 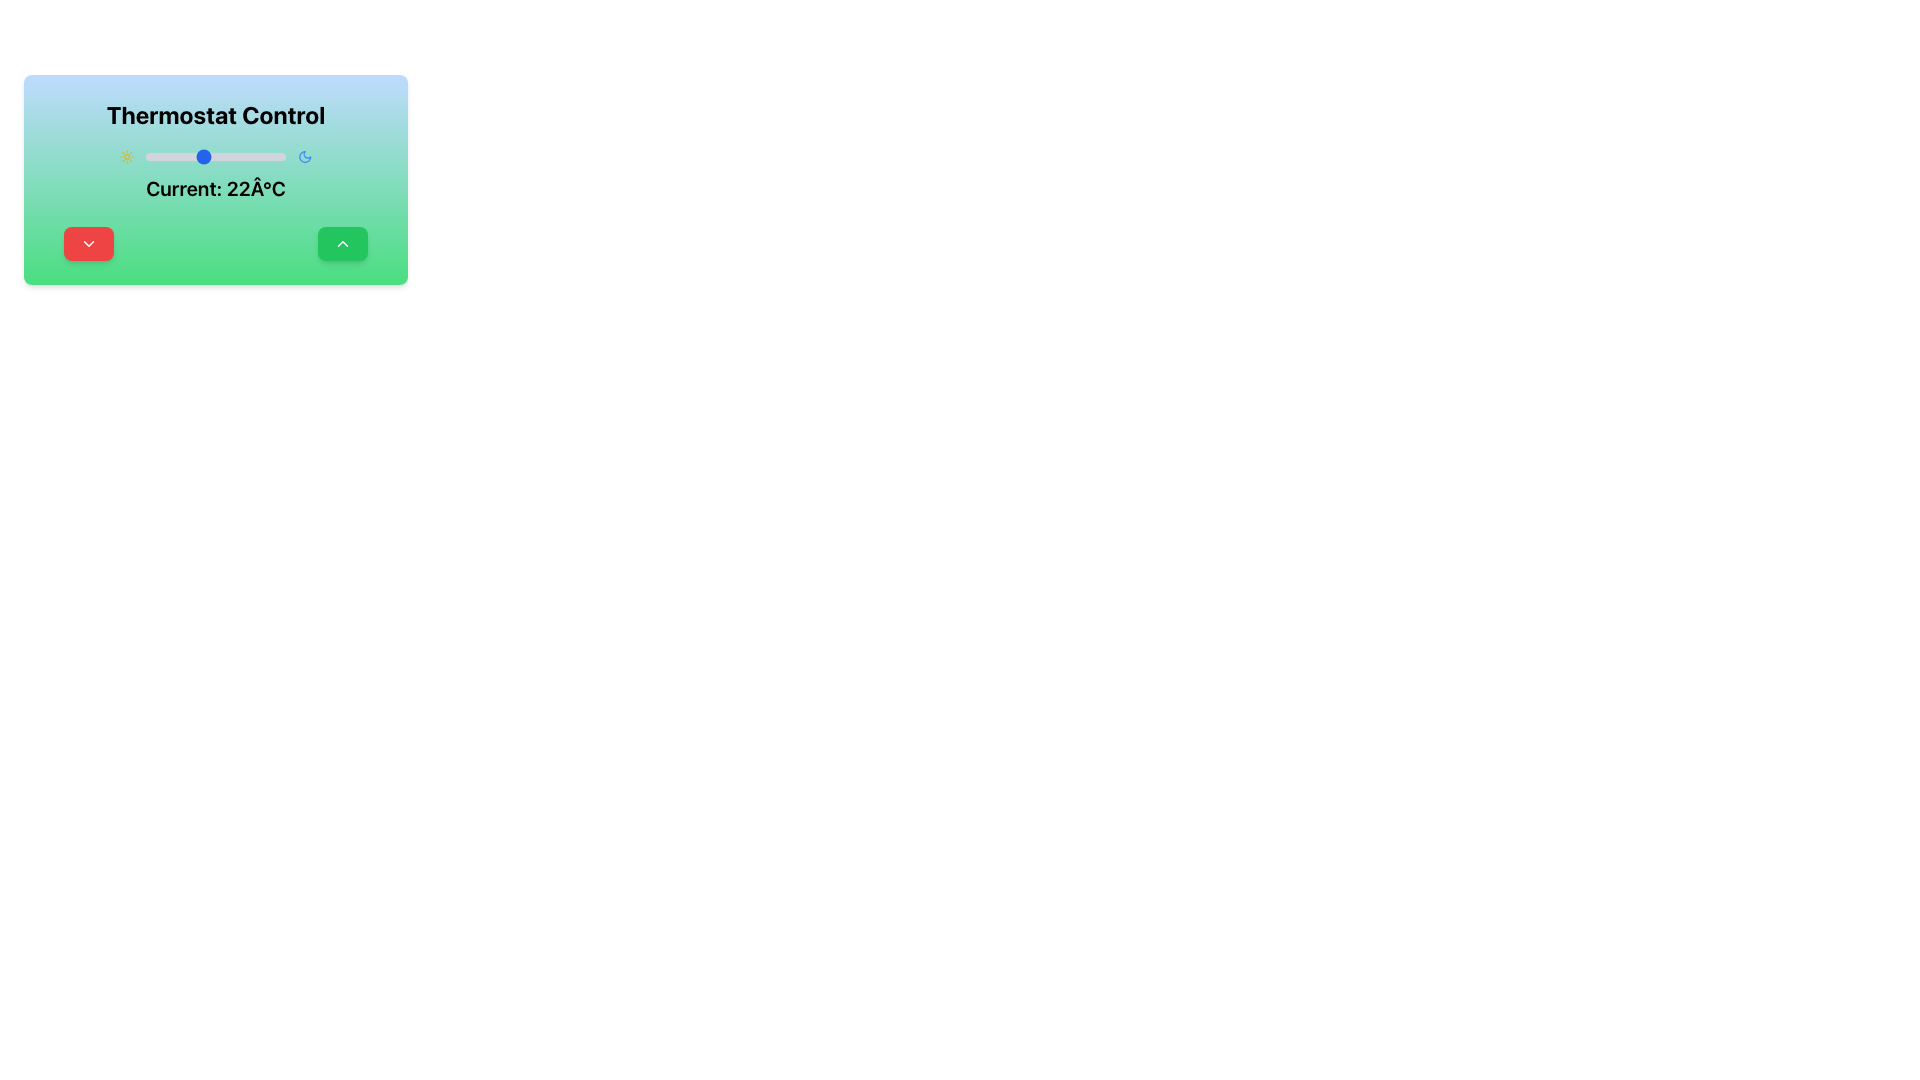 What do you see at coordinates (342, 242) in the screenshot?
I see `the small triangular arrow icon with a green background located in the bottom-right corner of the thermostat control panel to trigger a tooltip or visual effect` at bounding box center [342, 242].